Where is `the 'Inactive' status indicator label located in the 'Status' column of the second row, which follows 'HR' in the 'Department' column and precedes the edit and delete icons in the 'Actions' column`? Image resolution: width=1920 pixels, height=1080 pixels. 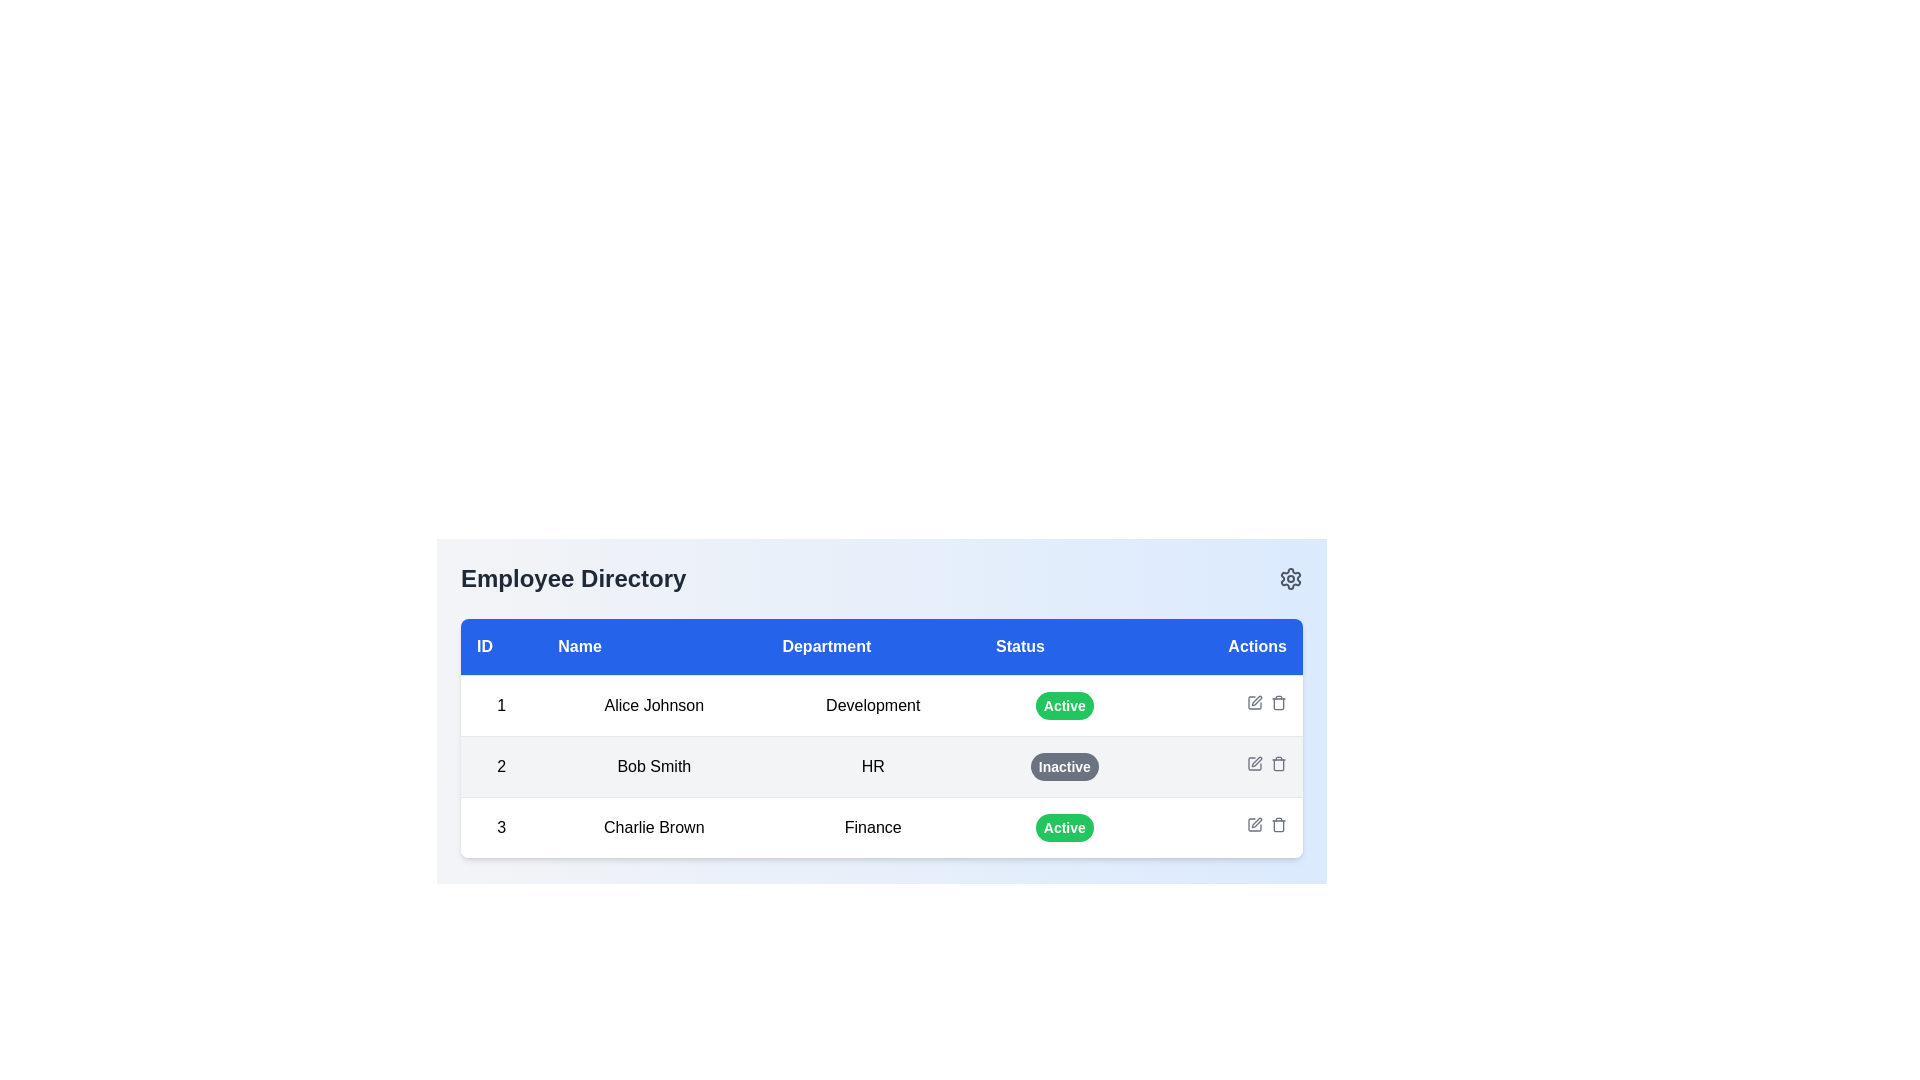
the 'Inactive' status indicator label located in the 'Status' column of the second row, which follows 'HR' in the 'Department' column and precedes the edit and delete icons in the 'Actions' column is located at coordinates (1063, 766).